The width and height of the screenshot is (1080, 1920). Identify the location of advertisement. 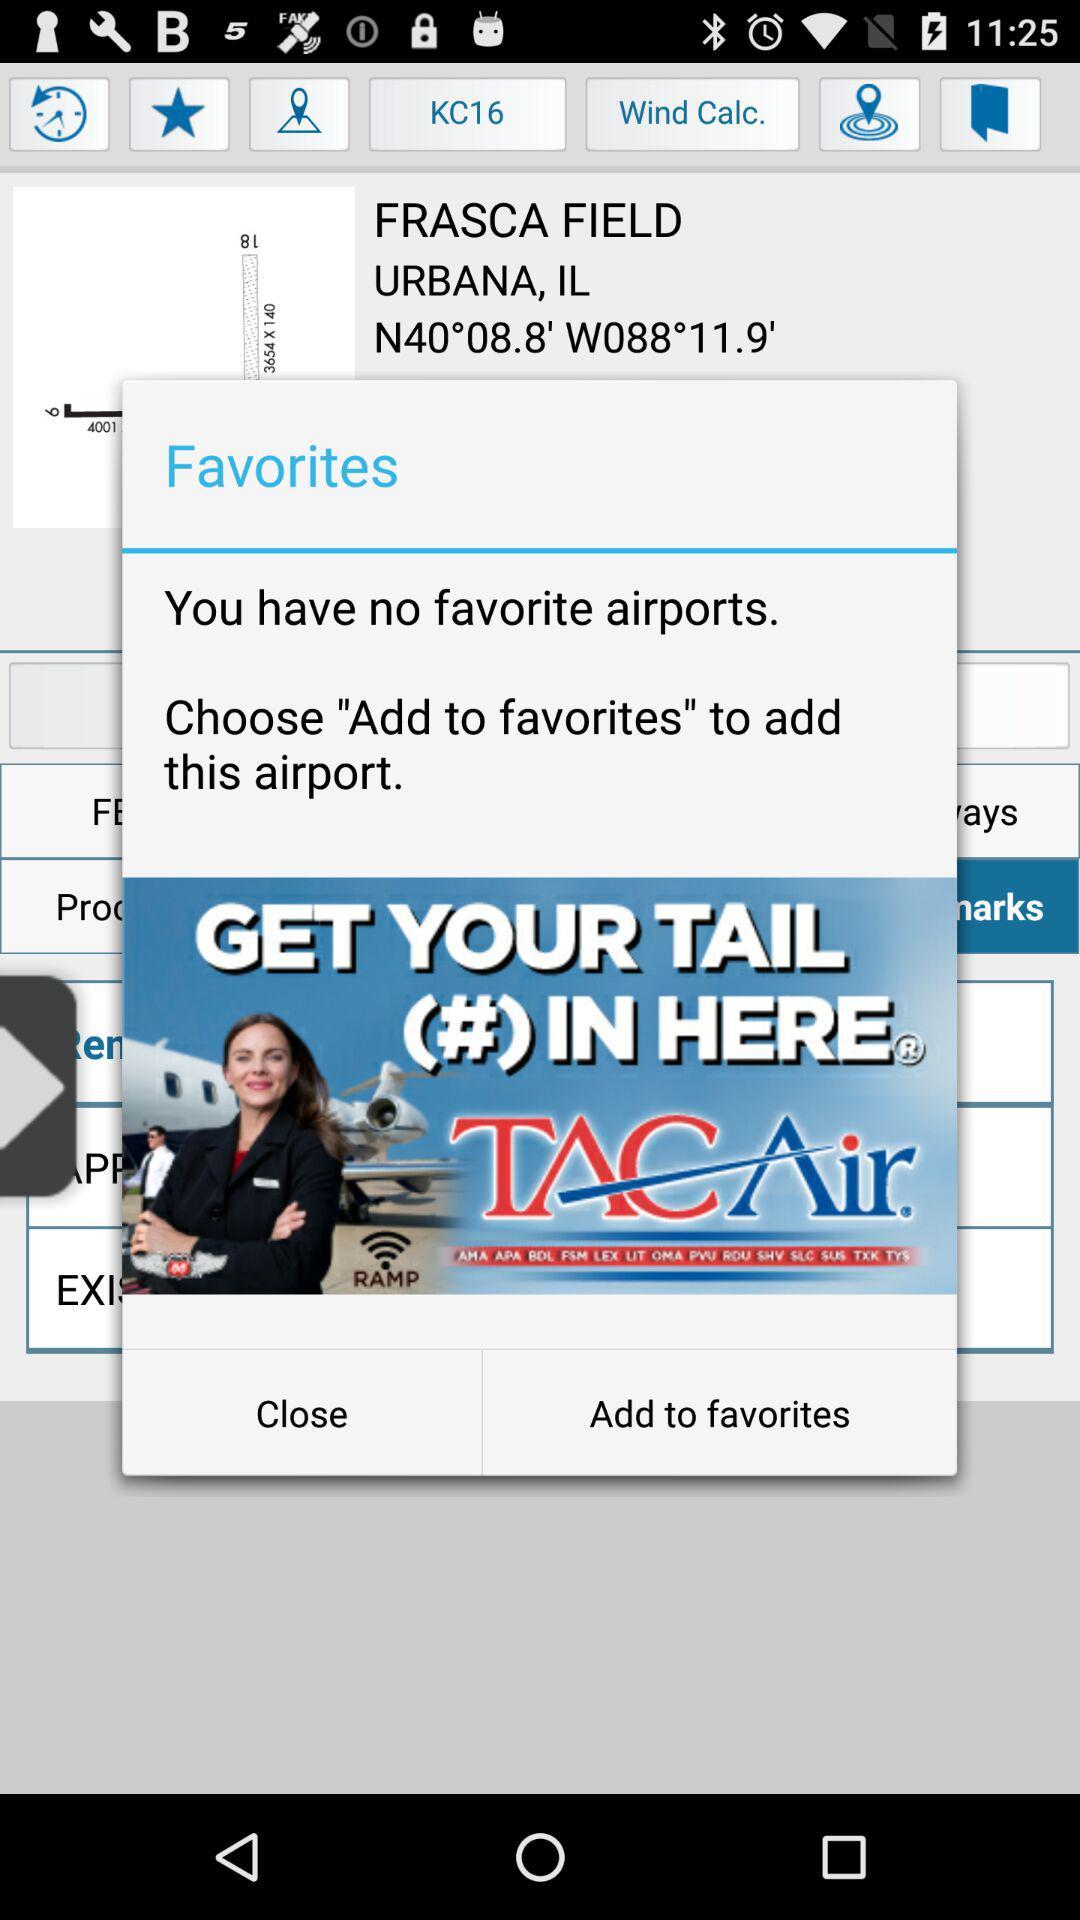
(538, 1084).